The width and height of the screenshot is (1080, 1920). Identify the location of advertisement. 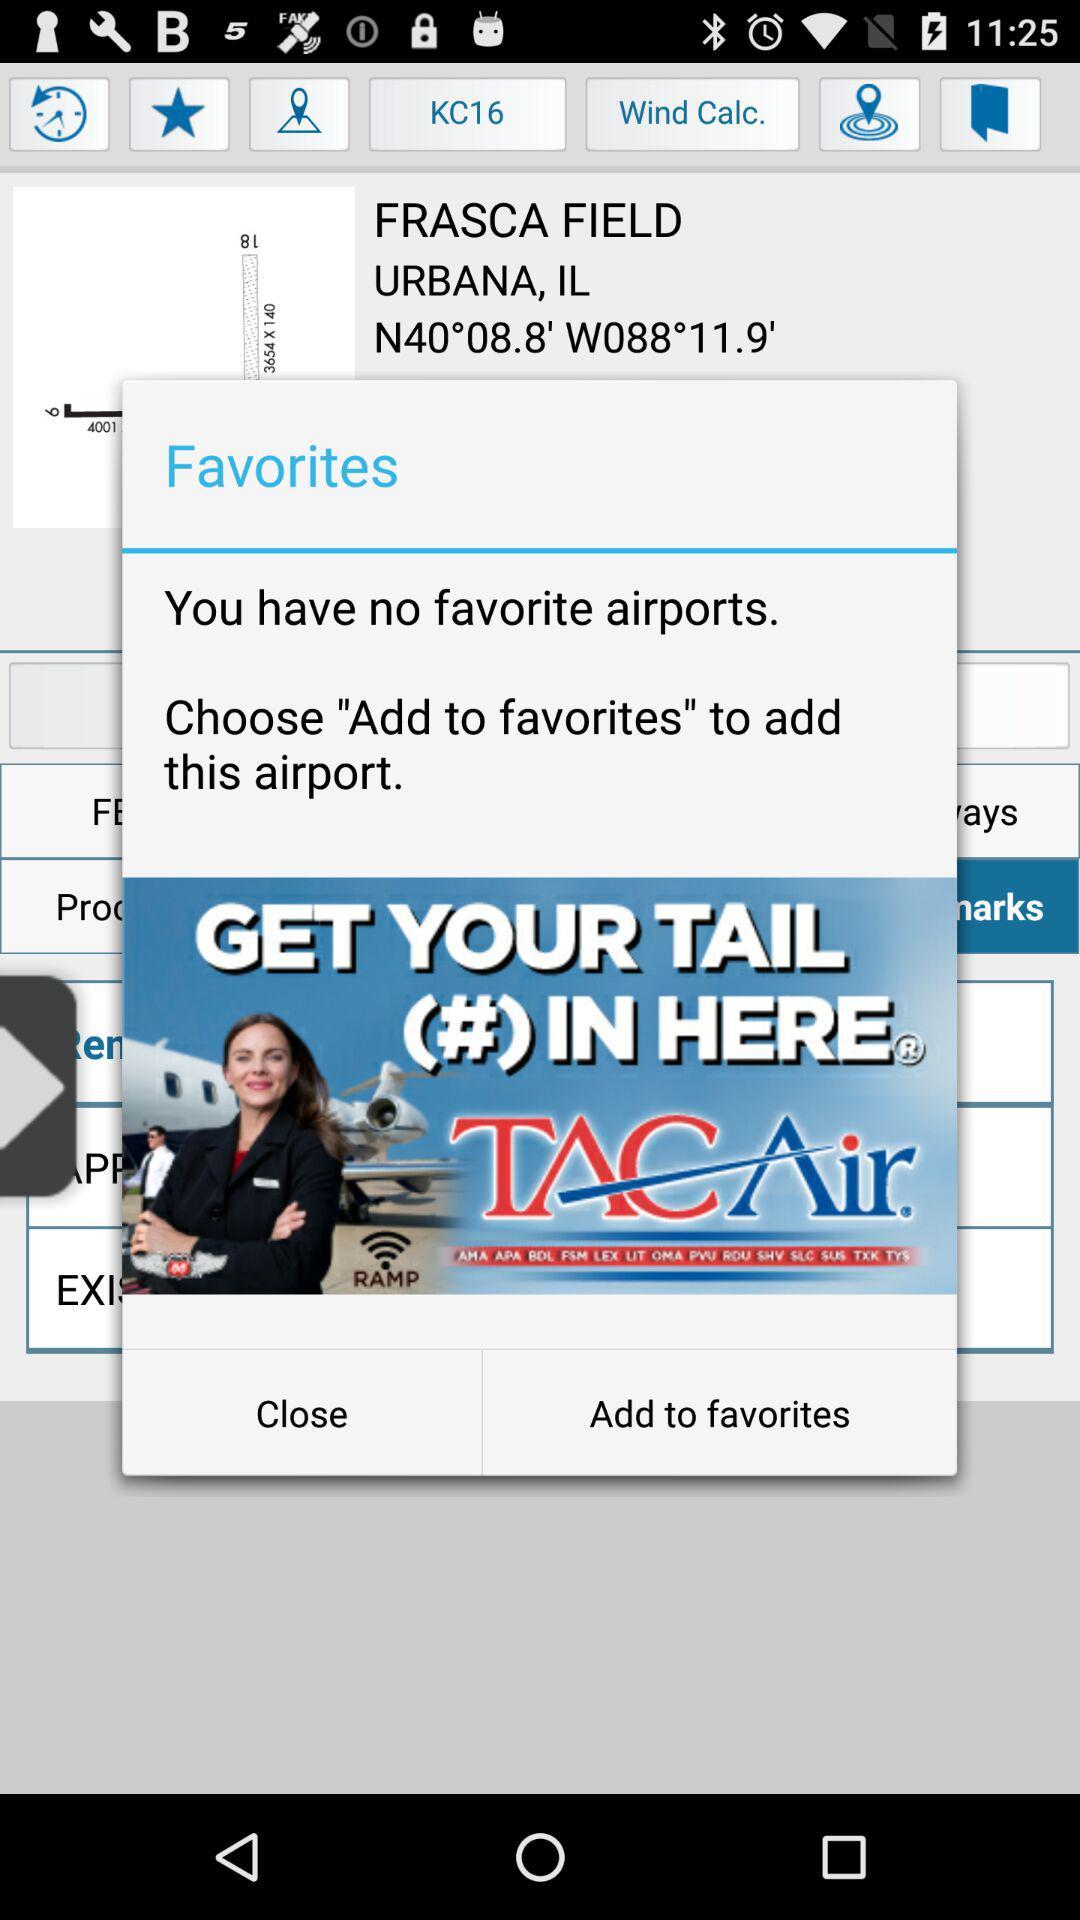
(538, 1084).